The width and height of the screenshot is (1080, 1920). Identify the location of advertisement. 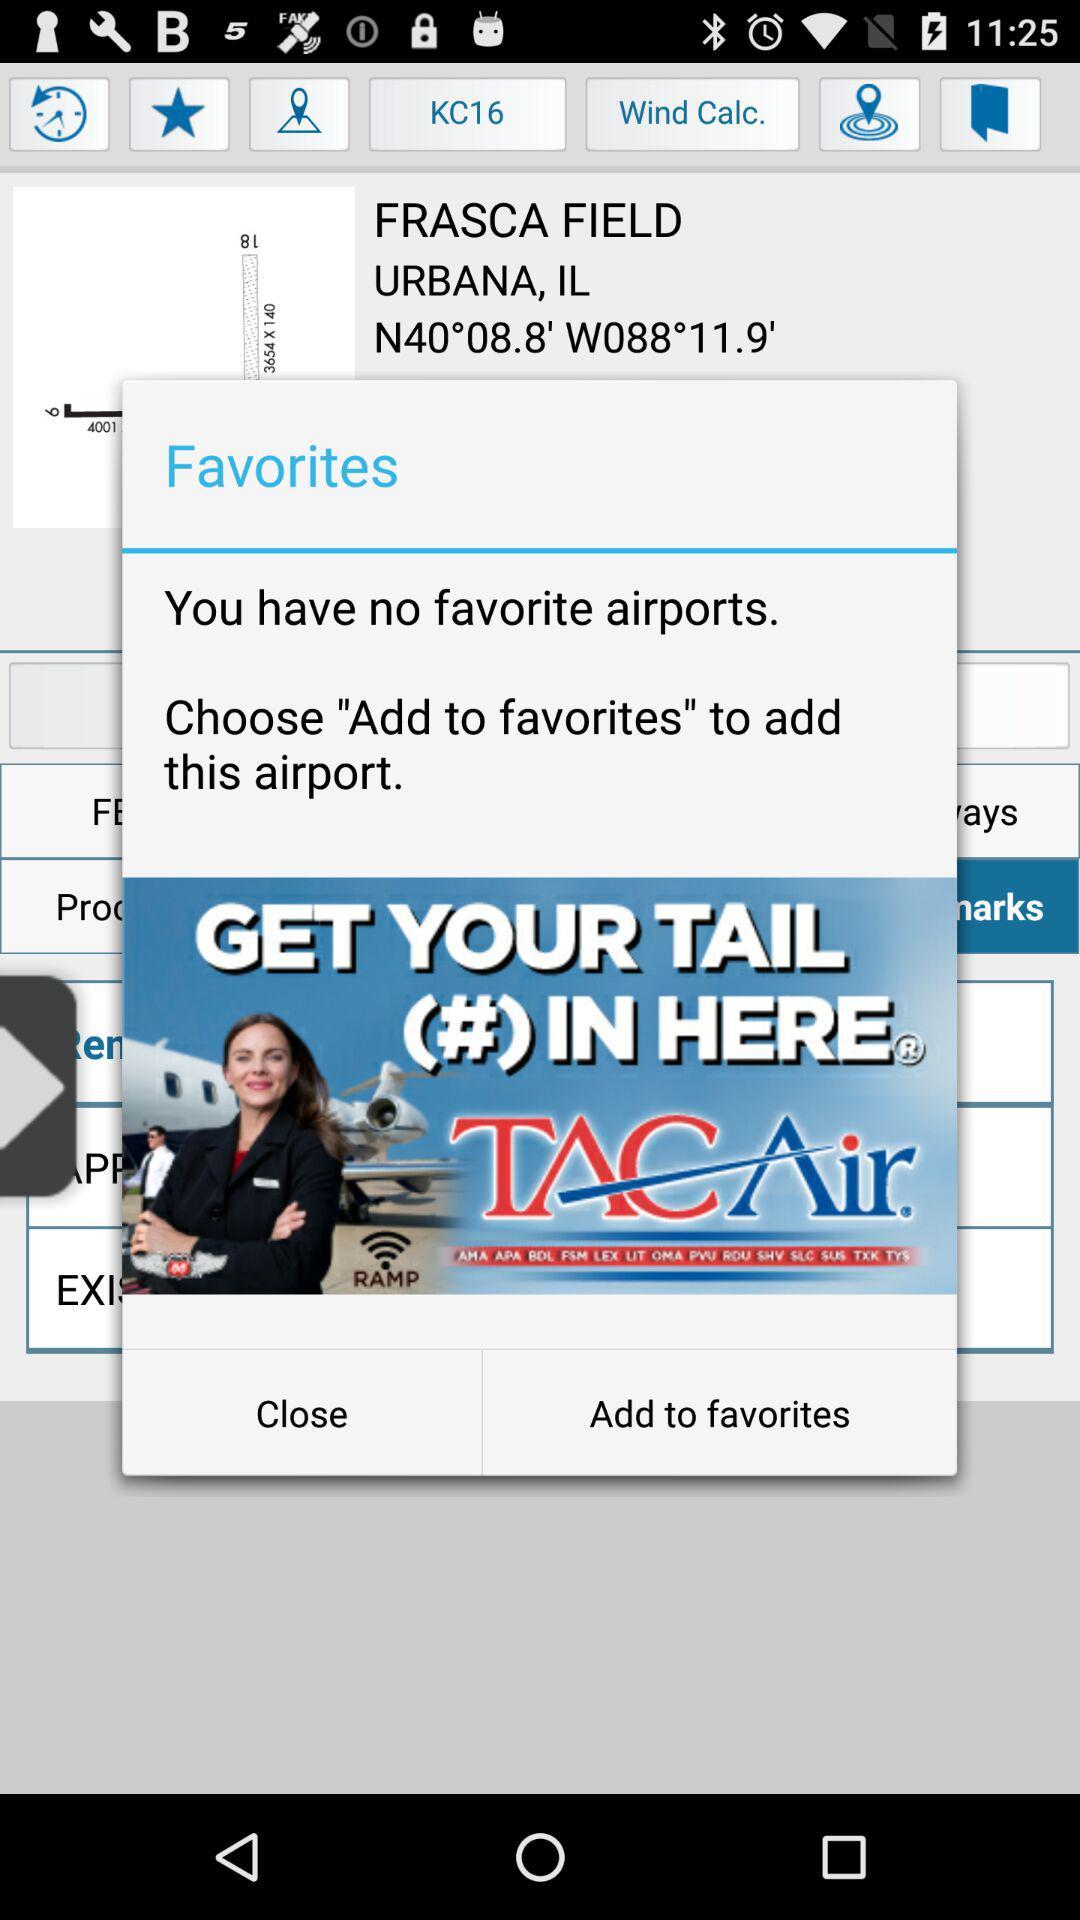
(538, 1084).